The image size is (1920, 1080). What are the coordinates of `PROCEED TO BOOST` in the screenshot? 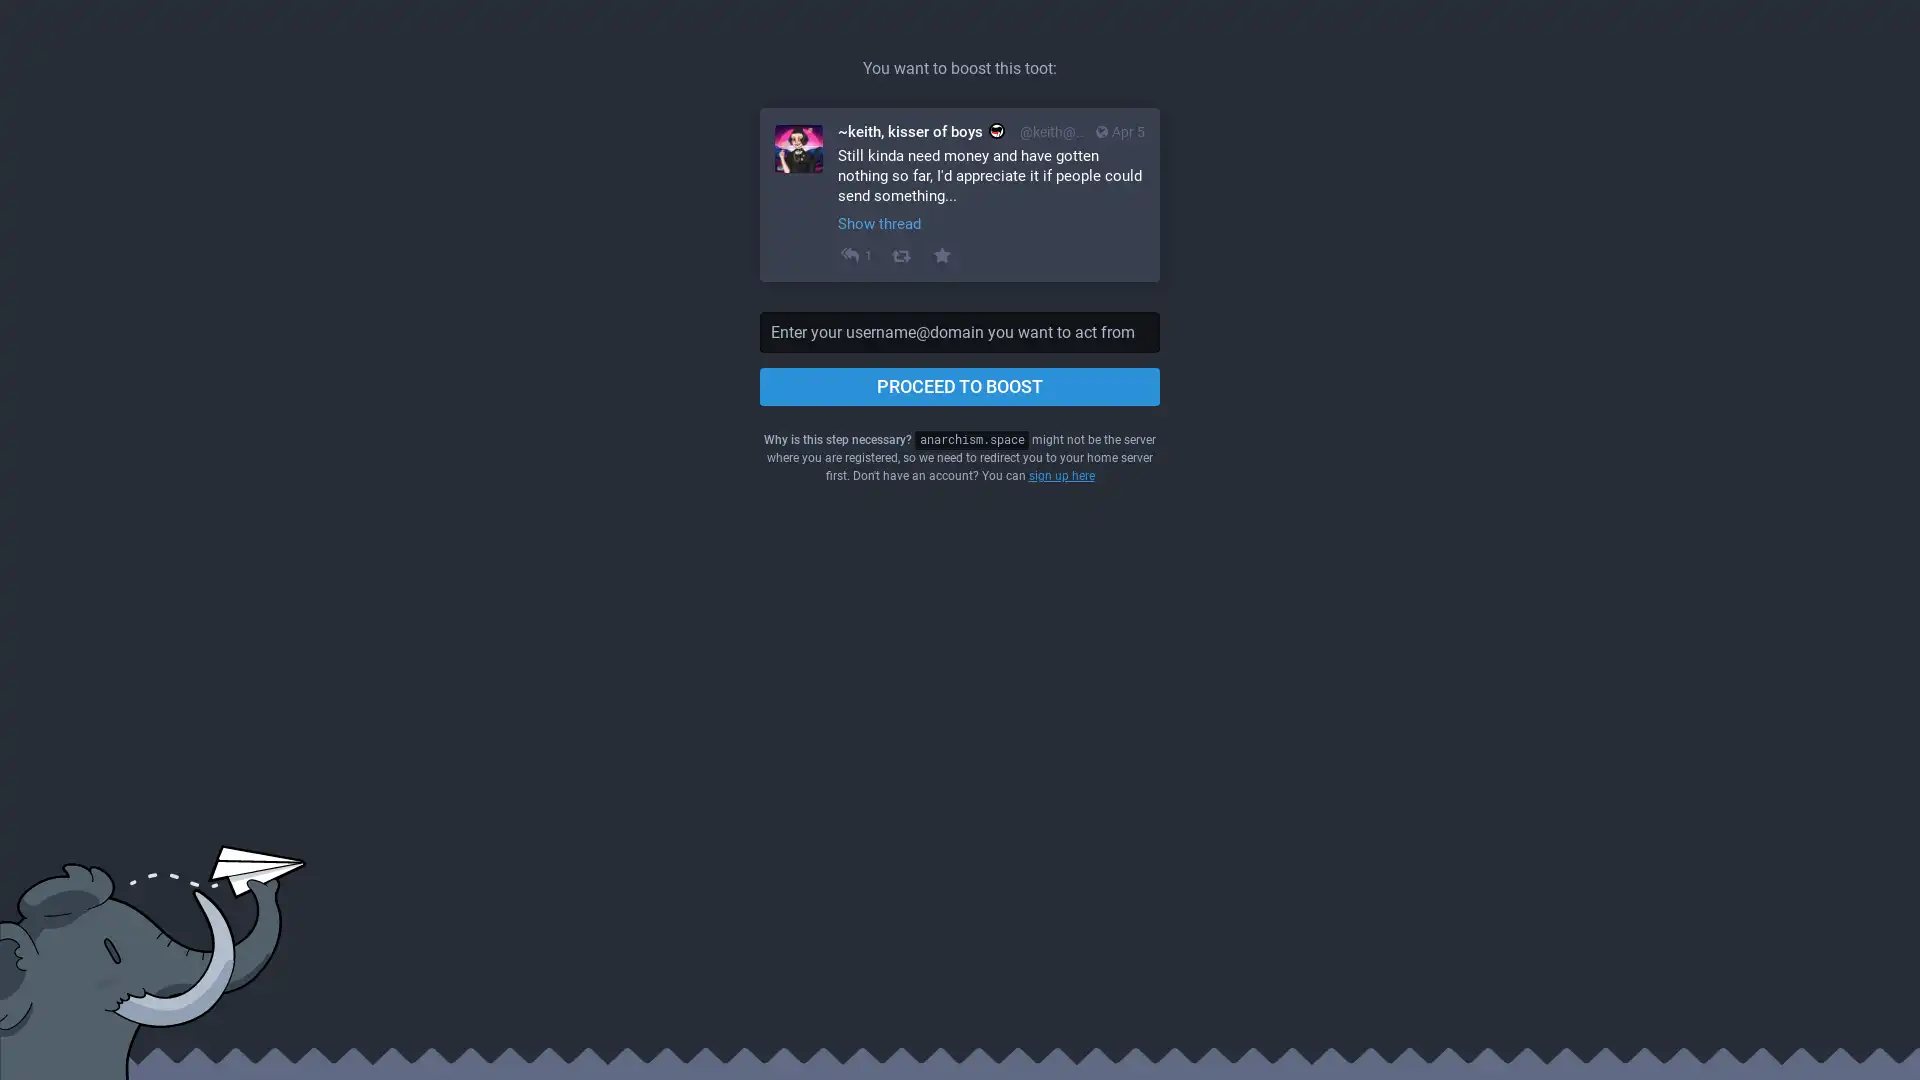 It's located at (960, 386).